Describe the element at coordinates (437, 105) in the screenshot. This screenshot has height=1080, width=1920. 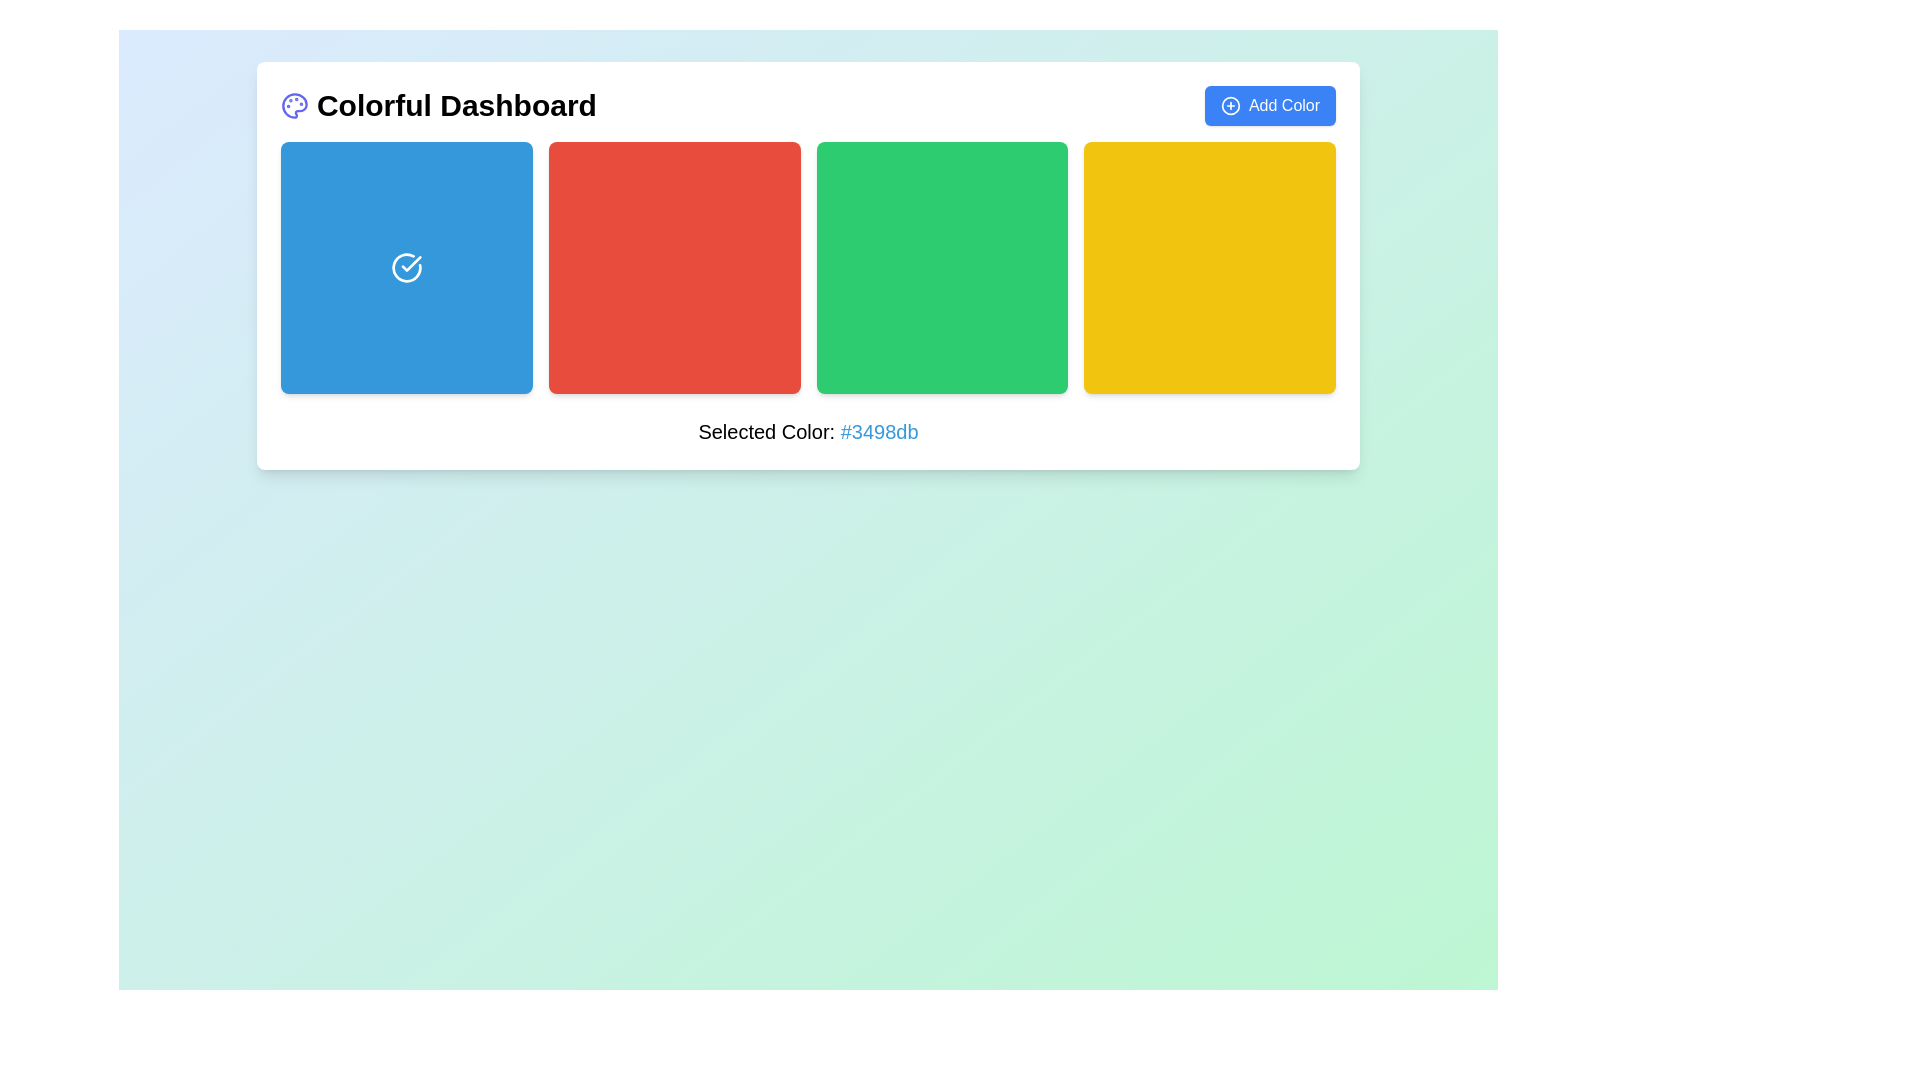
I see `dashboard header located in the top left corner of the main content area to understand the page context` at that location.